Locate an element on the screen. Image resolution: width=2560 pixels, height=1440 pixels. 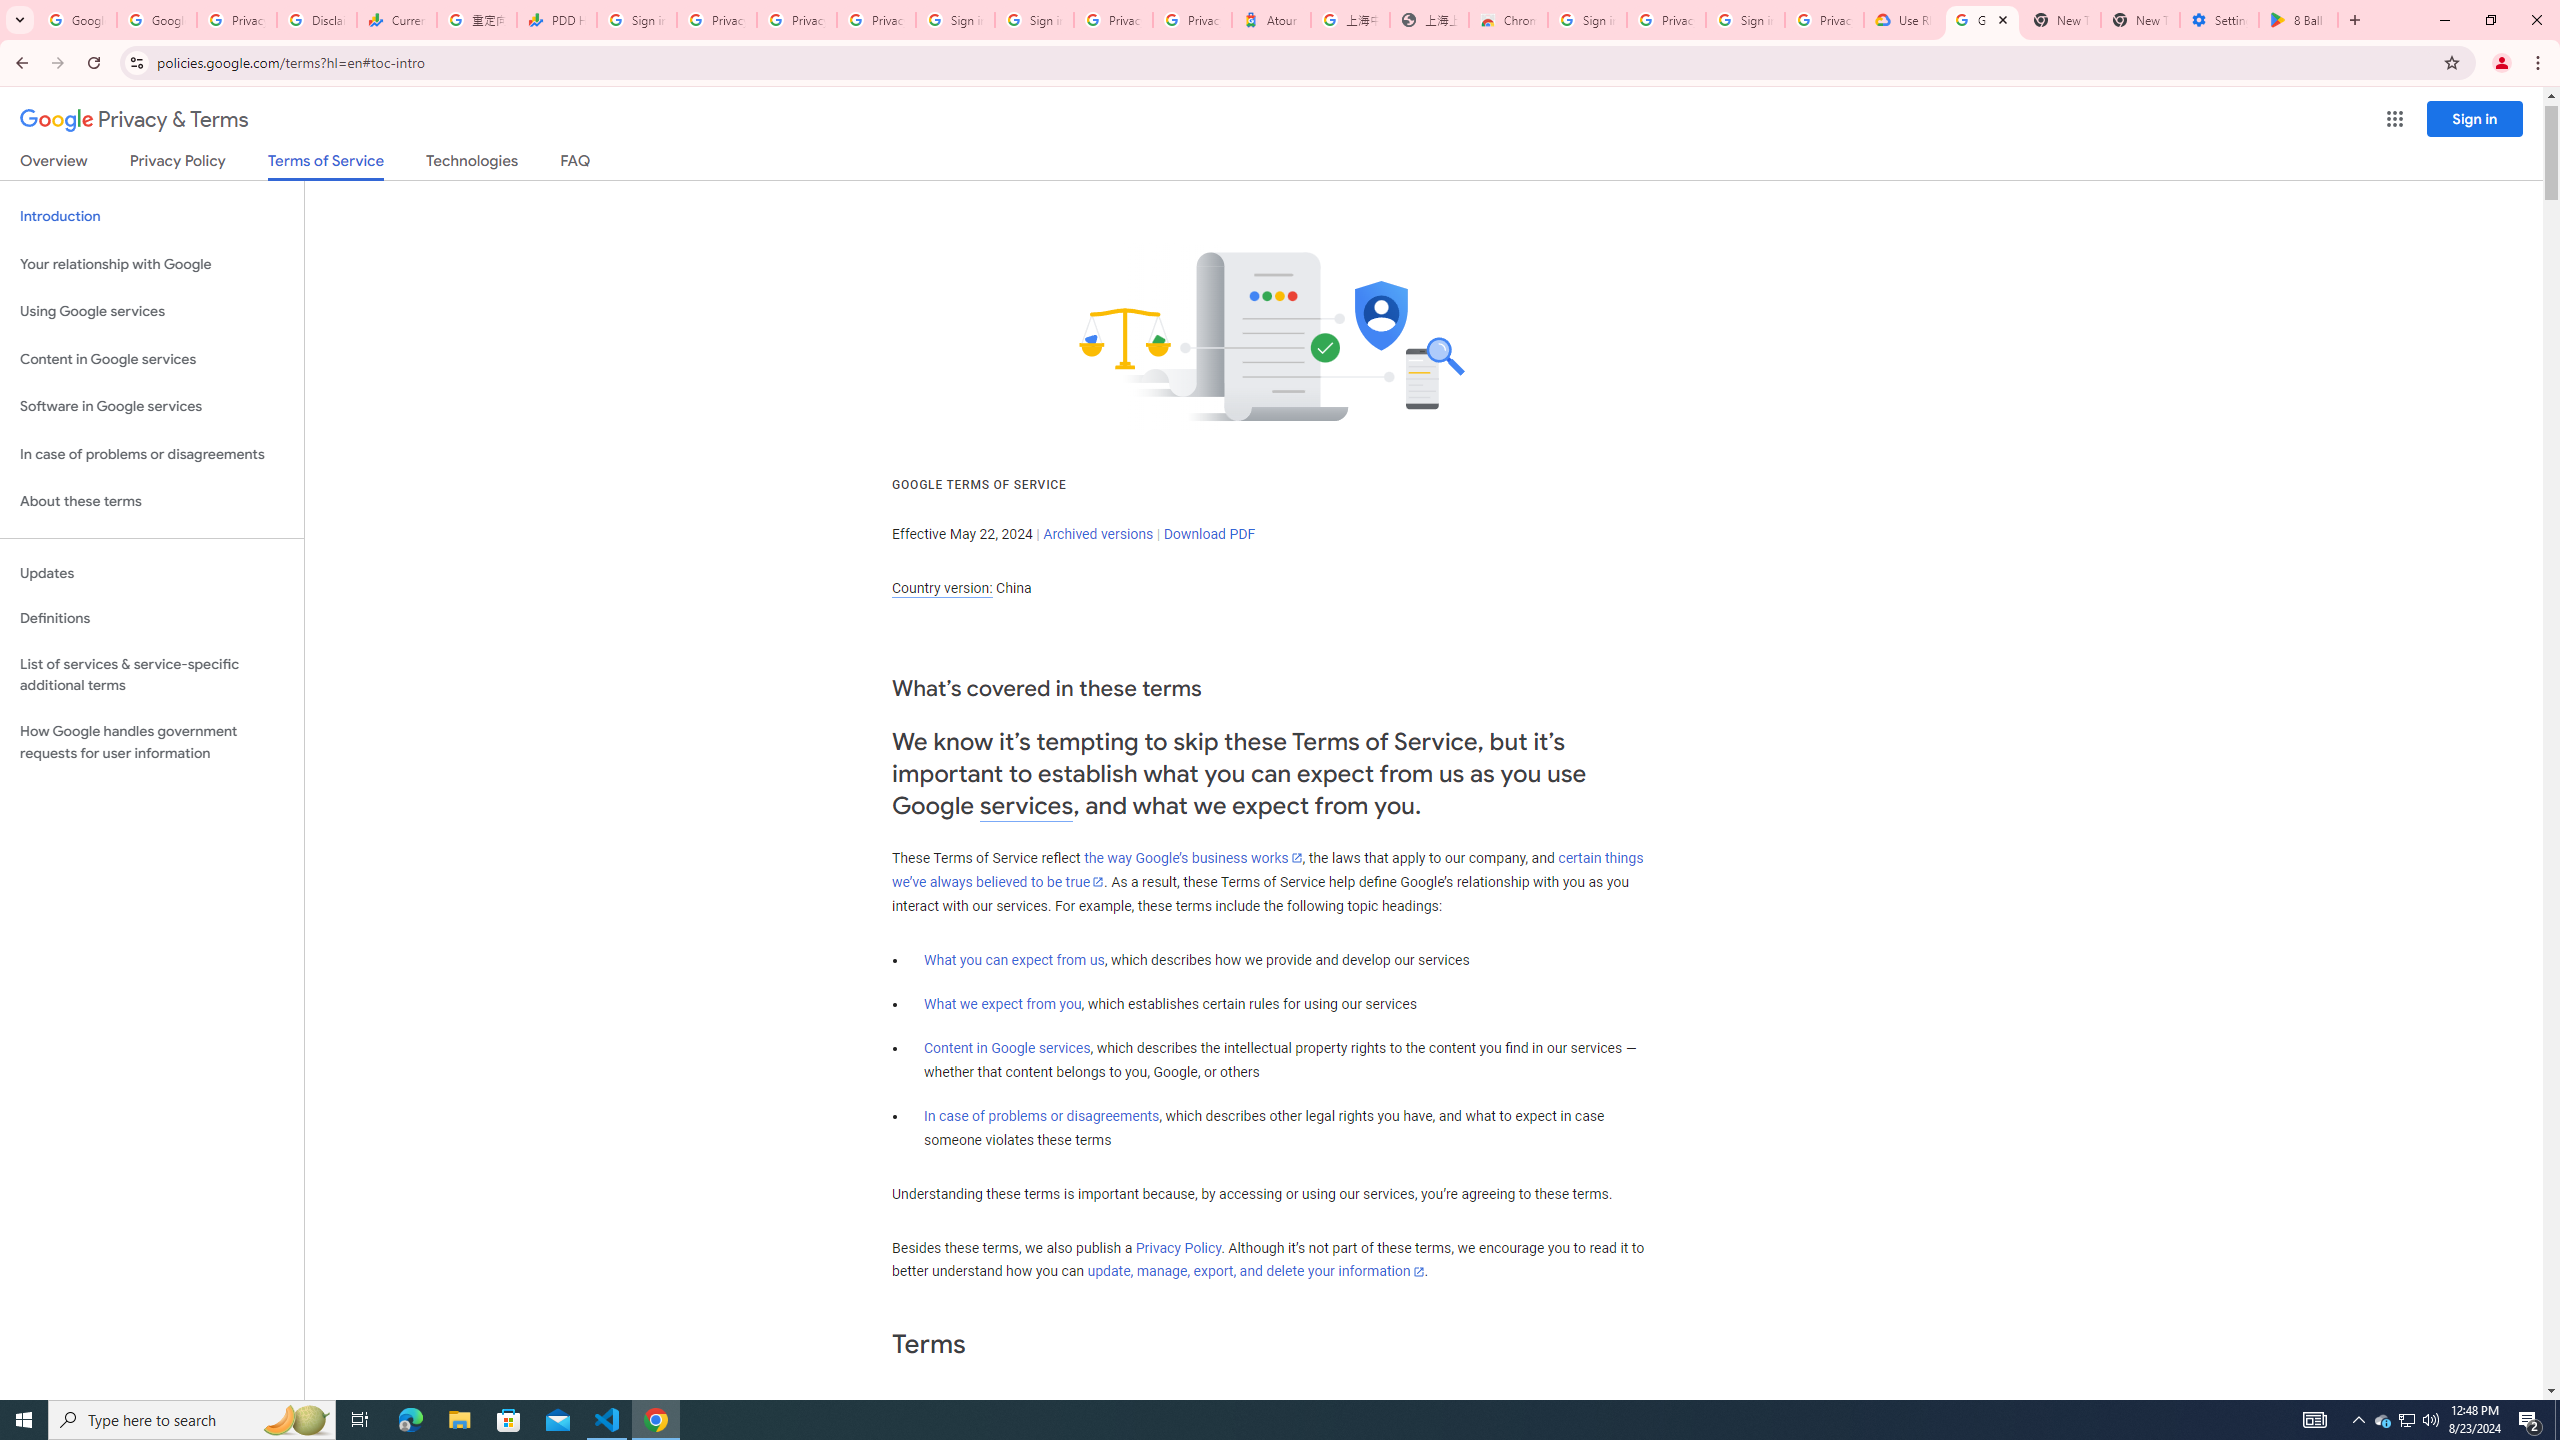
'Sign in - Google Accounts' is located at coordinates (1034, 19).